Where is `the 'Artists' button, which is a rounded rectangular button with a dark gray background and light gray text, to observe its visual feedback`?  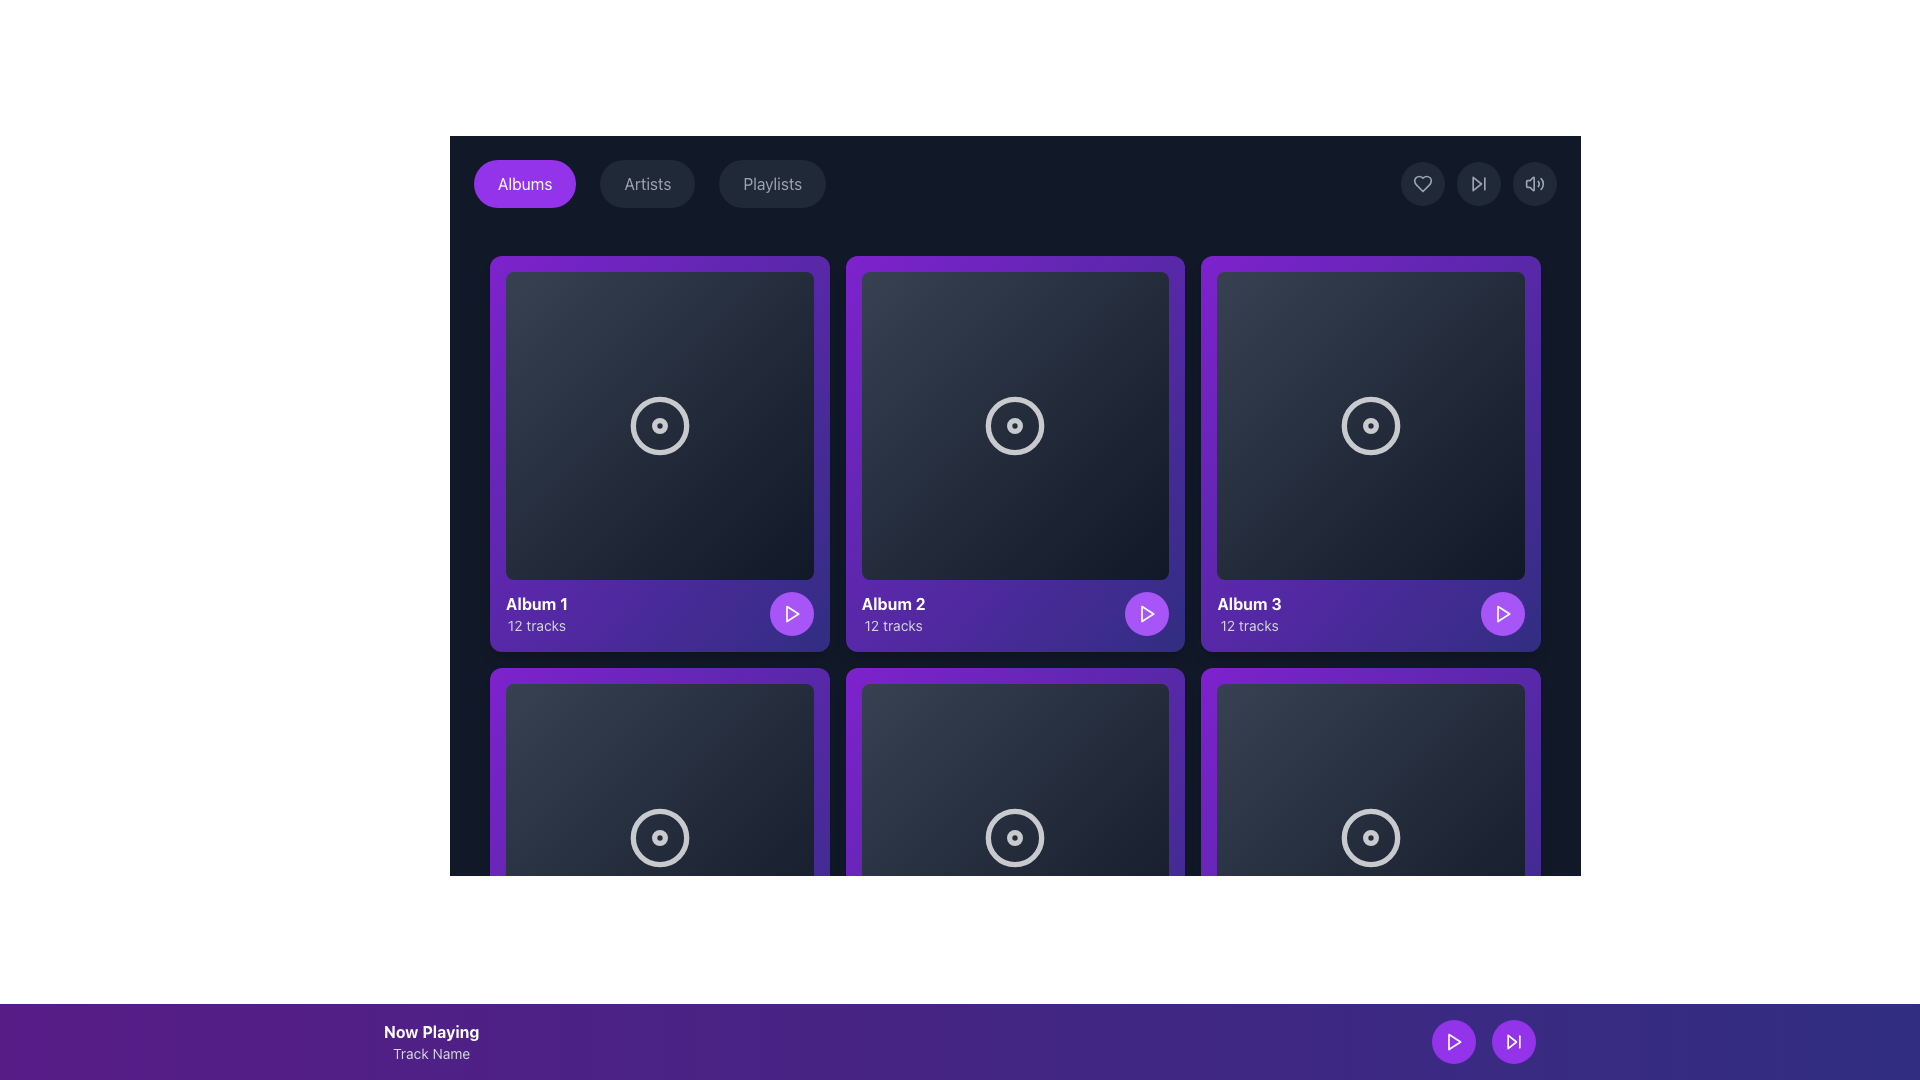 the 'Artists' button, which is a rounded rectangular button with a dark gray background and light gray text, to observe its visual feedback is located at coordinates (647, 184).